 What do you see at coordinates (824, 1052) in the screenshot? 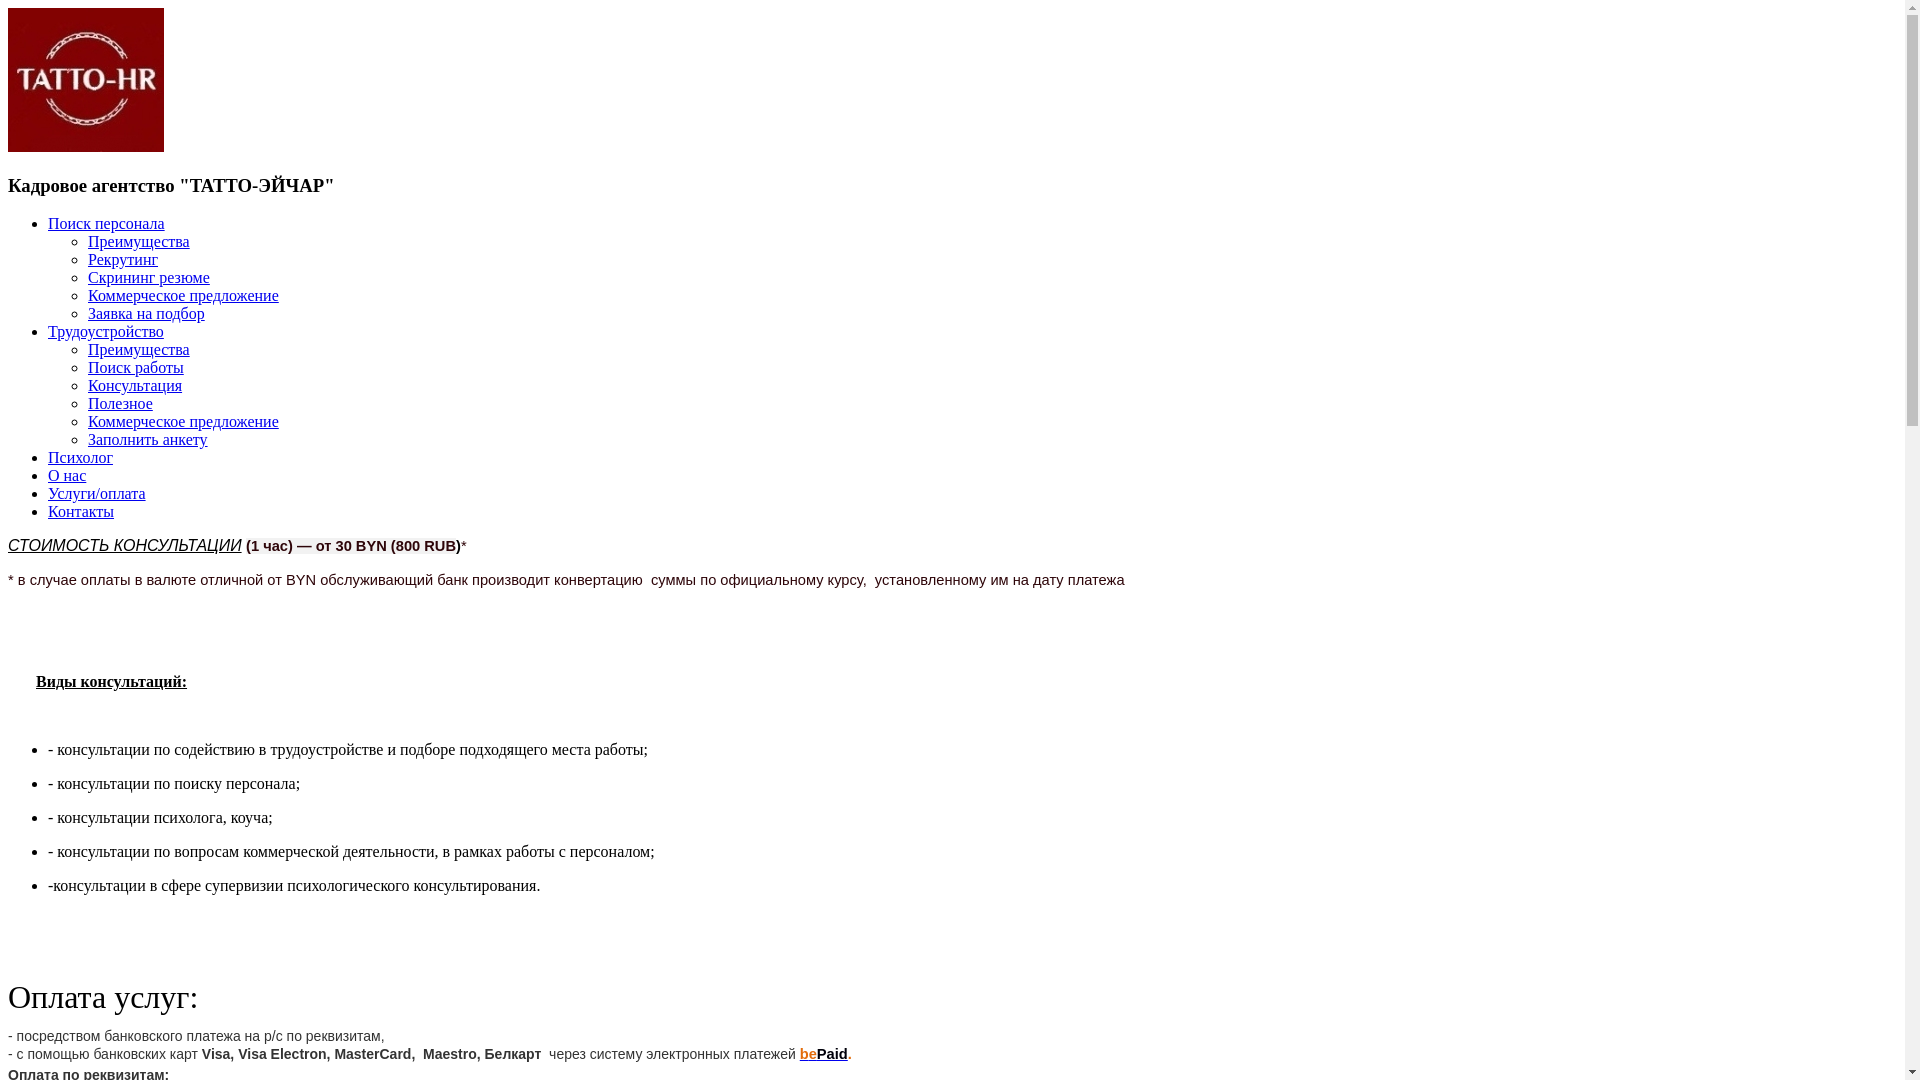
I see `'bePaid'` at bounding box center [824, 1052].